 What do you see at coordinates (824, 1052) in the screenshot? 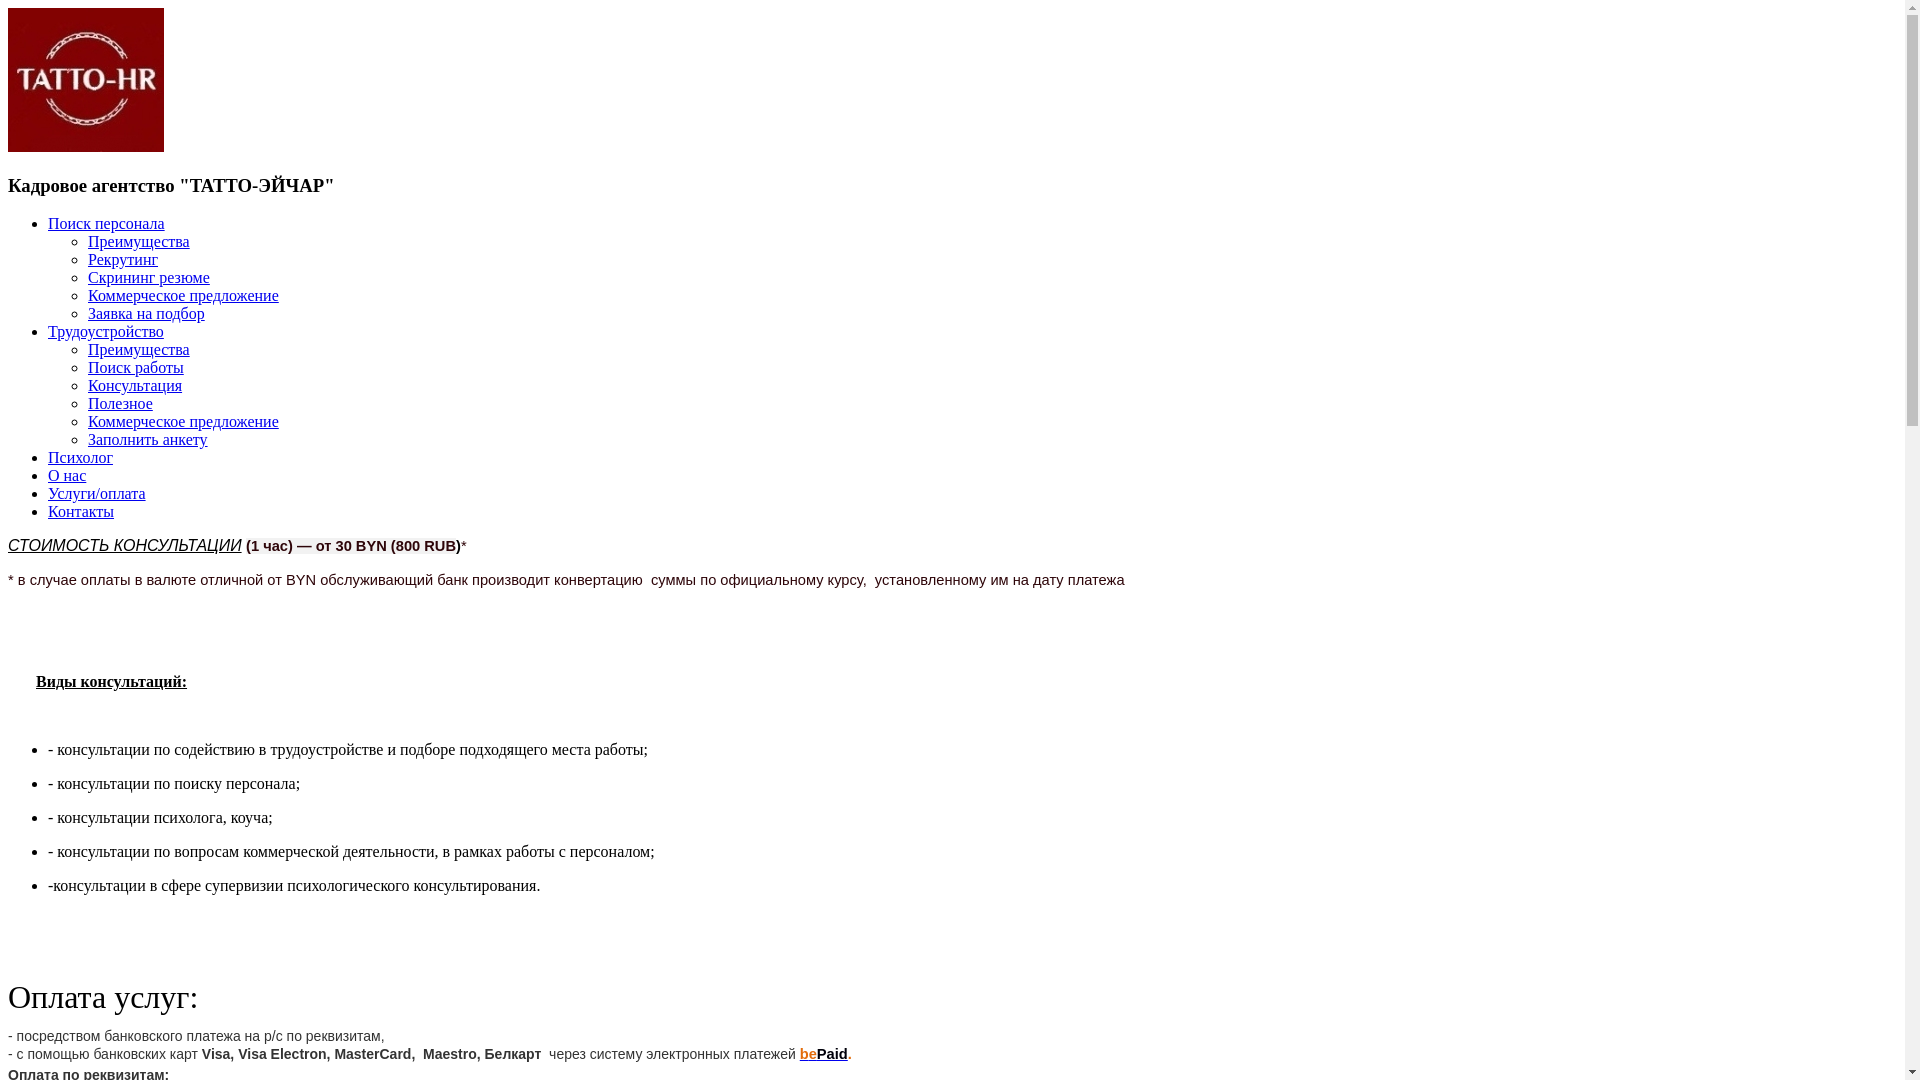
I see `'bePaid'` at bounding box center [824, 1052].